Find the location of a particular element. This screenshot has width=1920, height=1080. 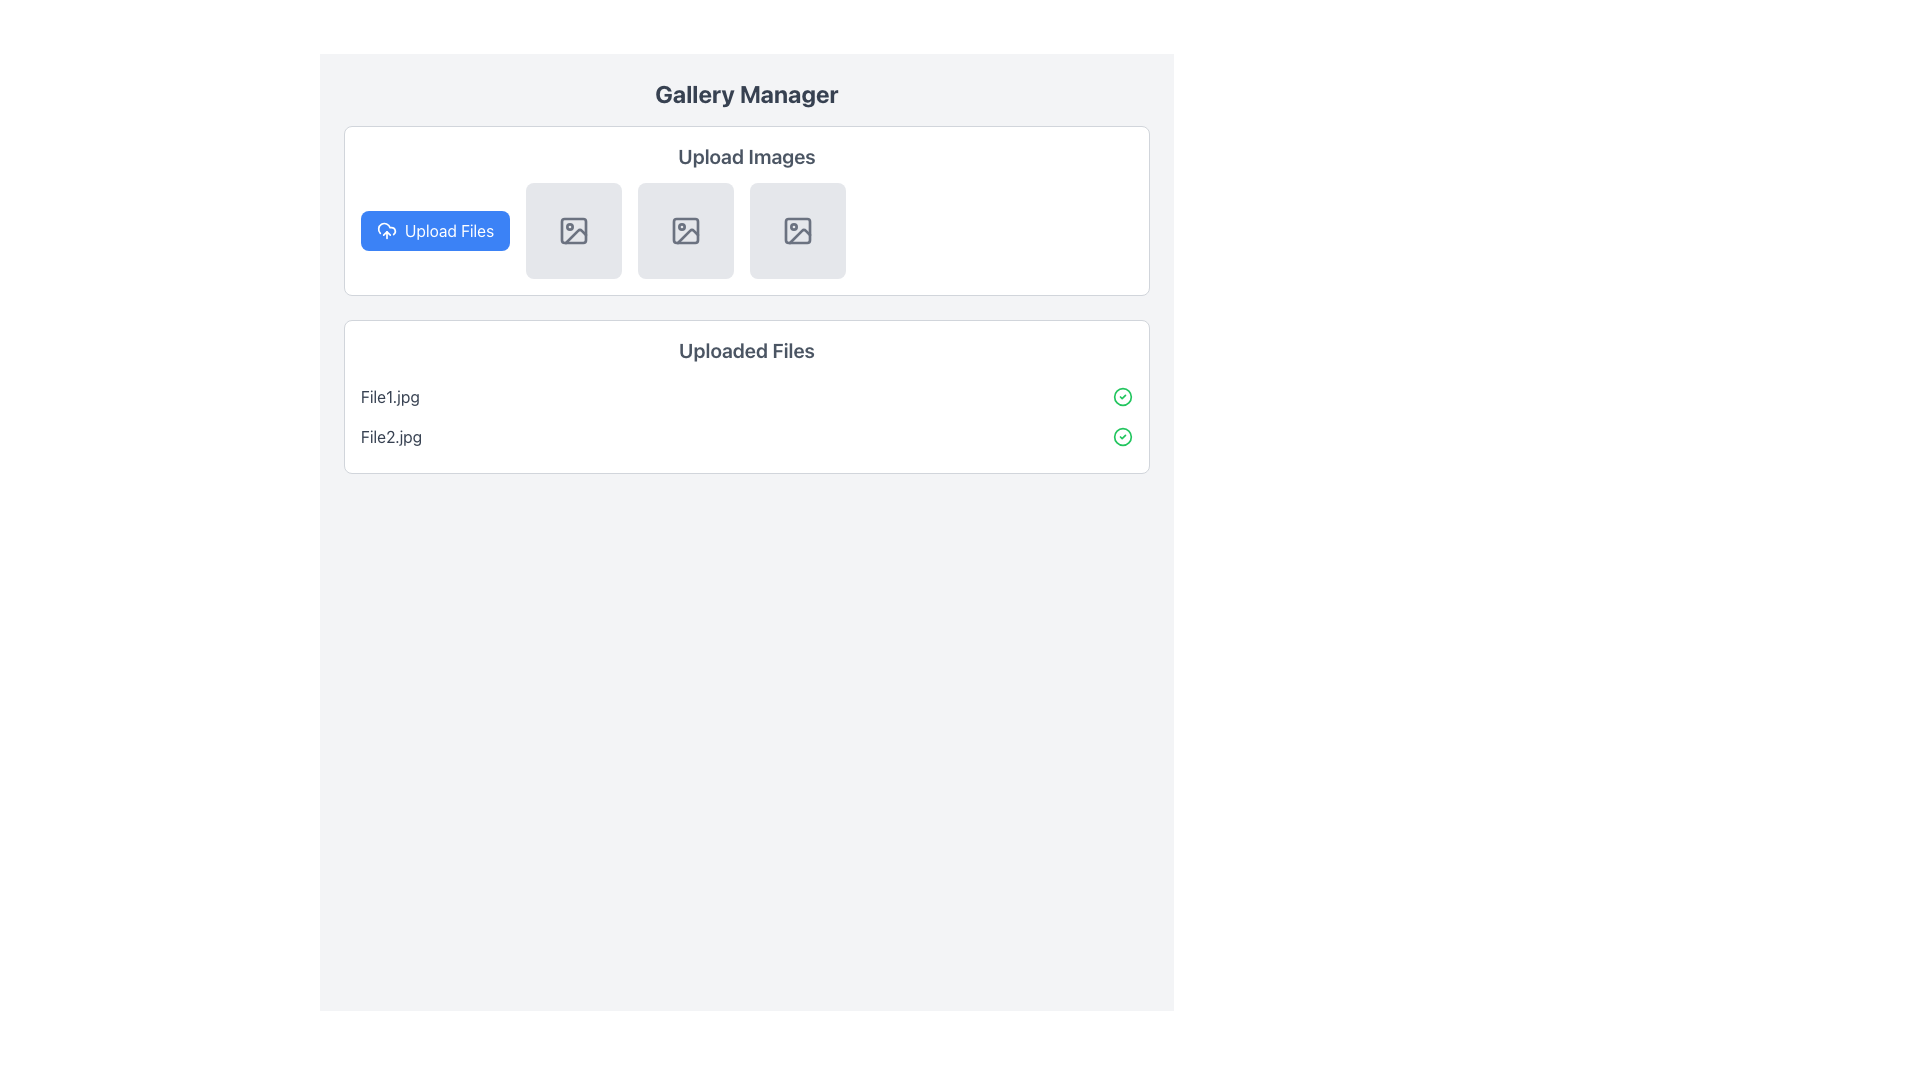

the success icon indicating that the file 'File1.jpg' has been successfully uploaded, which is located to the right of the file name in the uploaded files list is located at coordinates (1123, 397).